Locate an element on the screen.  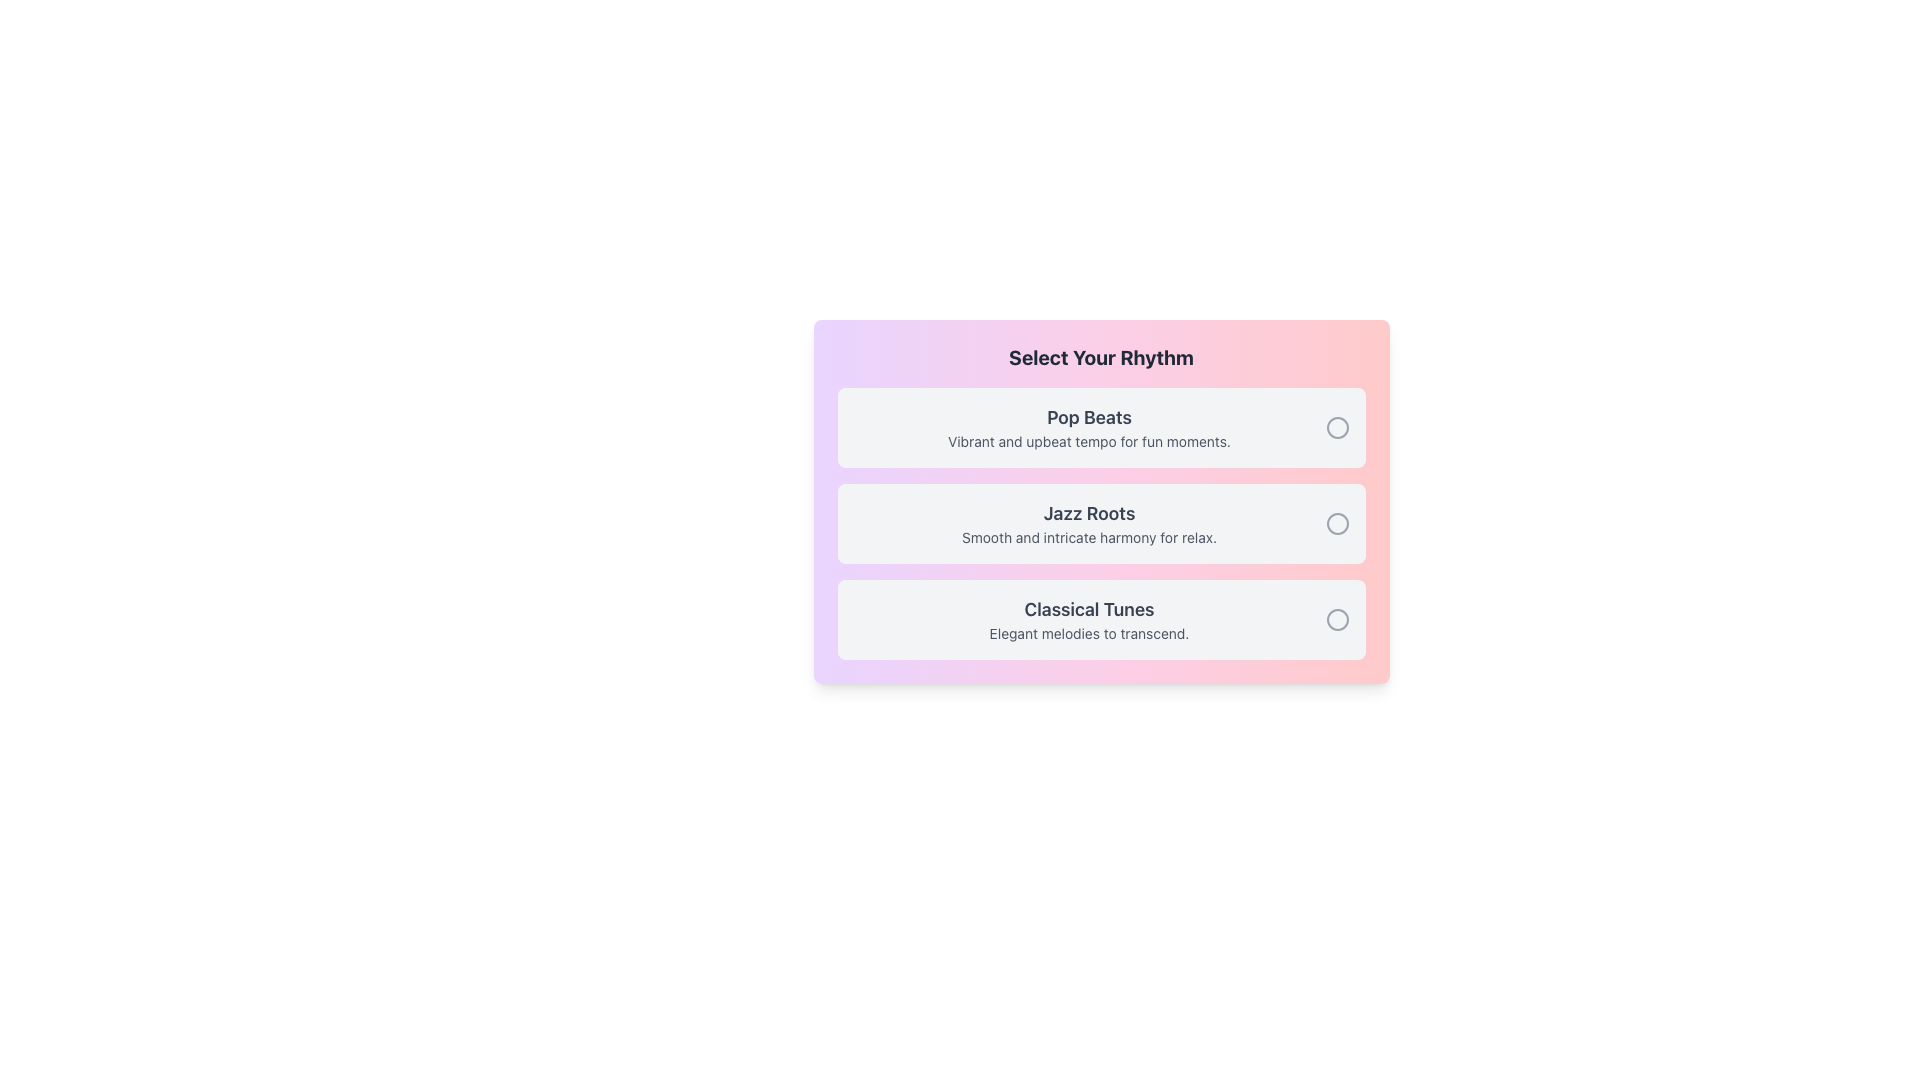
the Checkbox or radio button at the far right end of the 'Jazz Roots' list item in the 'Select Your Rhythm' section is located at coordinates (1337, 523).